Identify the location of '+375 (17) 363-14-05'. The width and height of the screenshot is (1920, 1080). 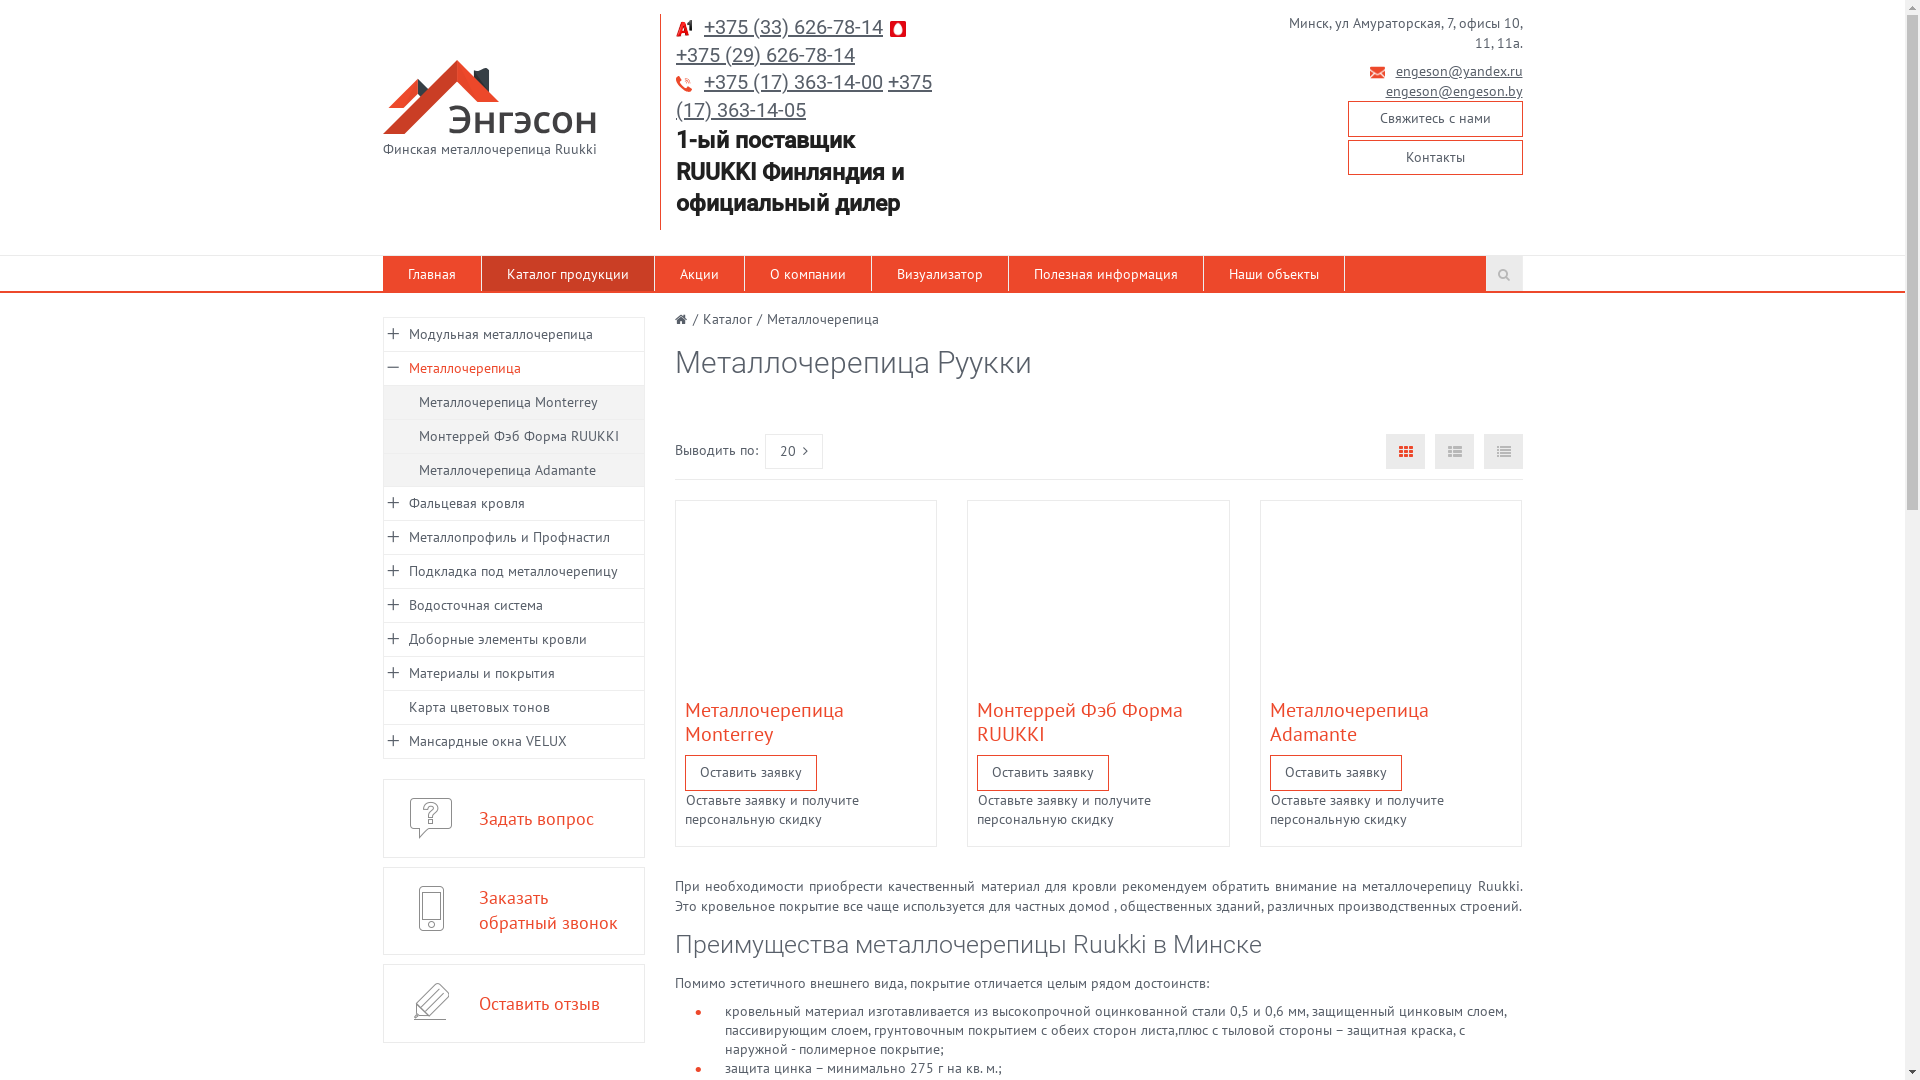
(676, 96).